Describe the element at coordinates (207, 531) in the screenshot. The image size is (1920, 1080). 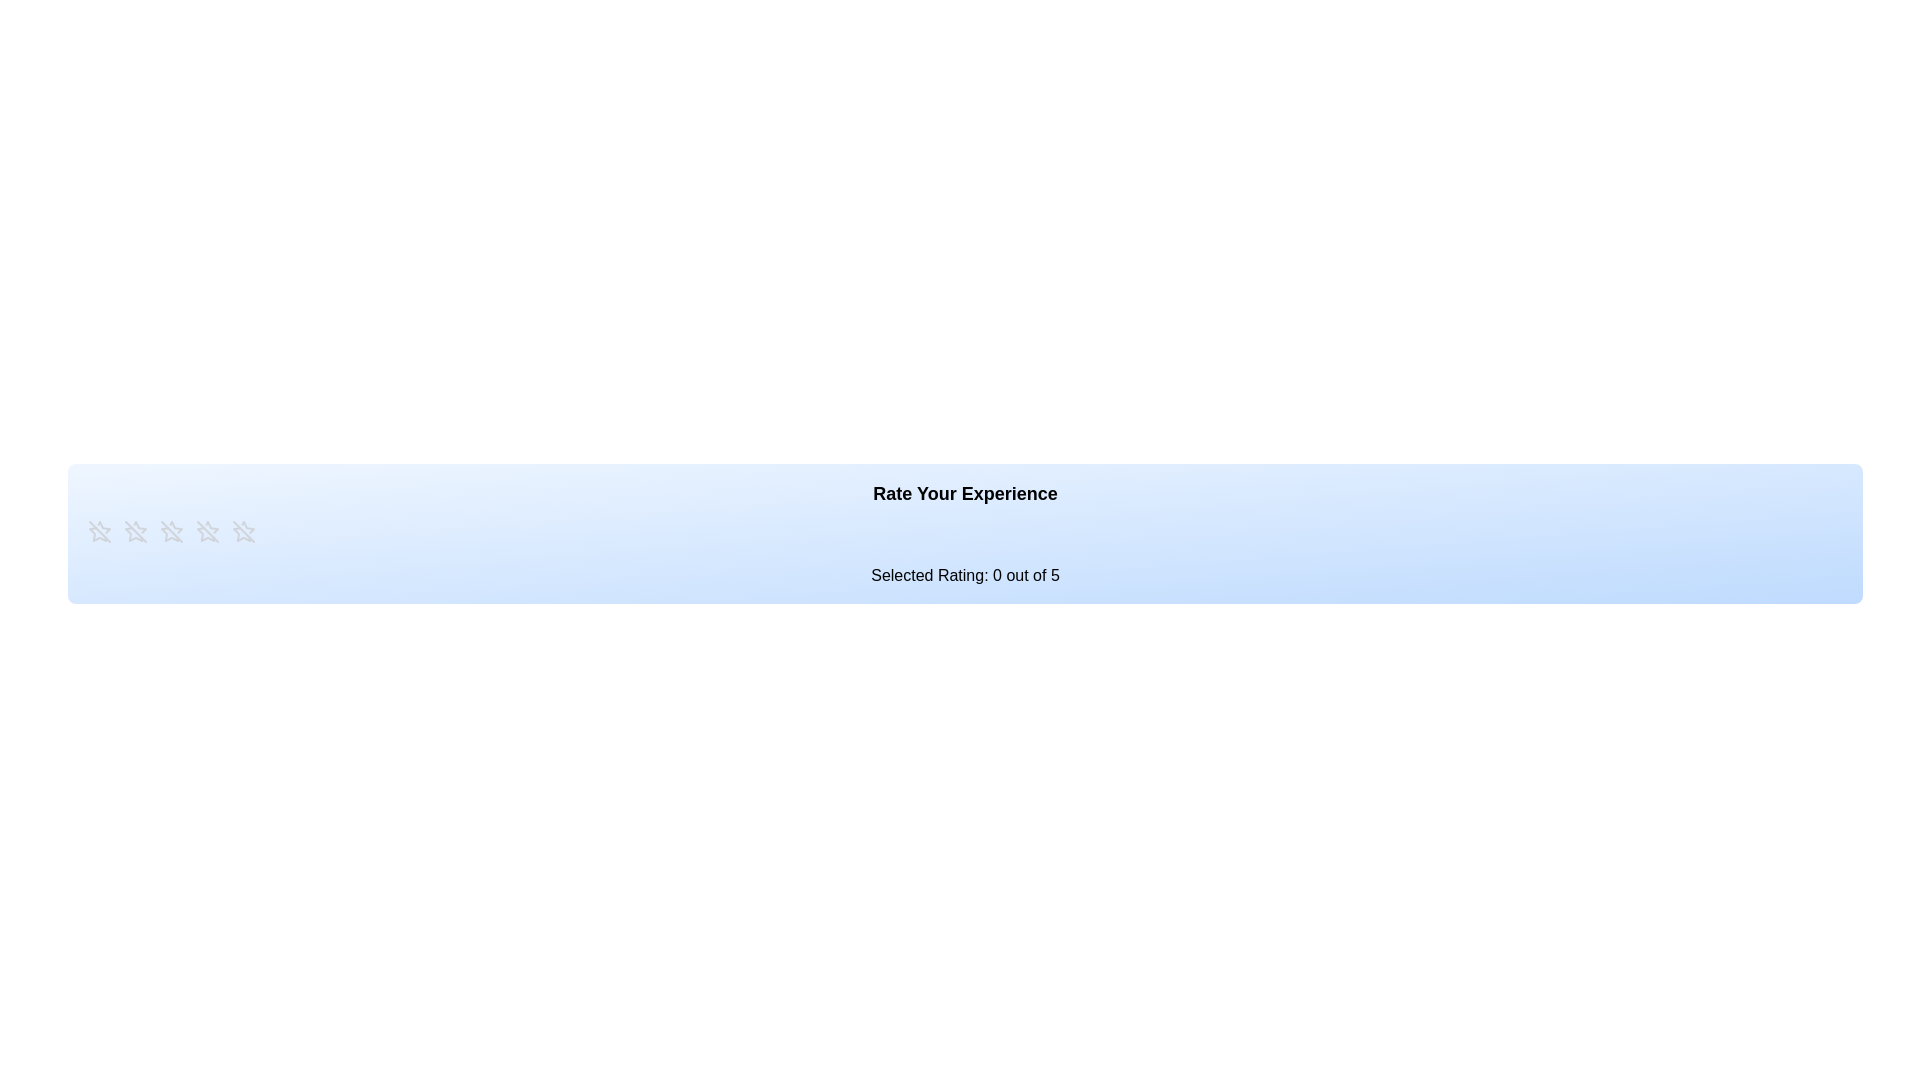
I see `the star corresponding to 4 stars to preview the rating` at that location.